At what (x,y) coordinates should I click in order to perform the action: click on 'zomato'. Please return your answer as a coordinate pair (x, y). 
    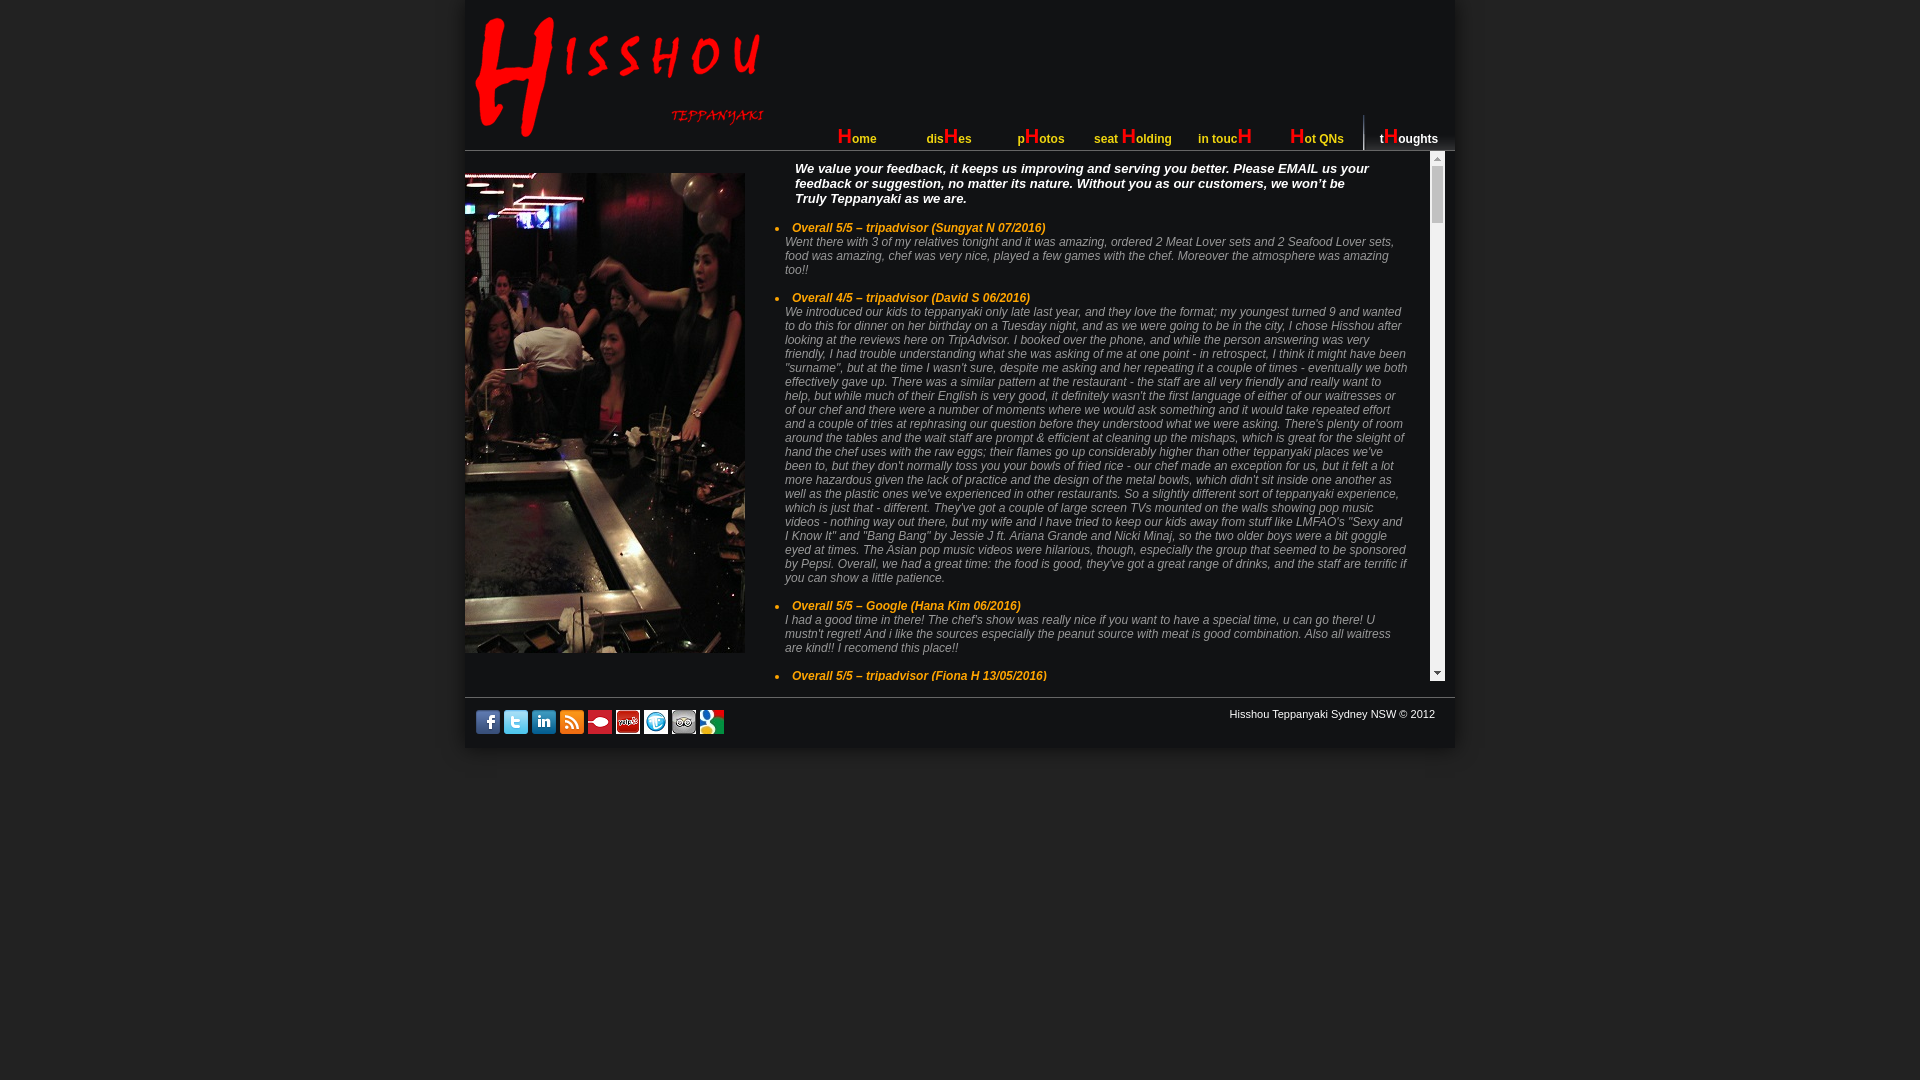
    Looking at the image, I should click on (599, 729).